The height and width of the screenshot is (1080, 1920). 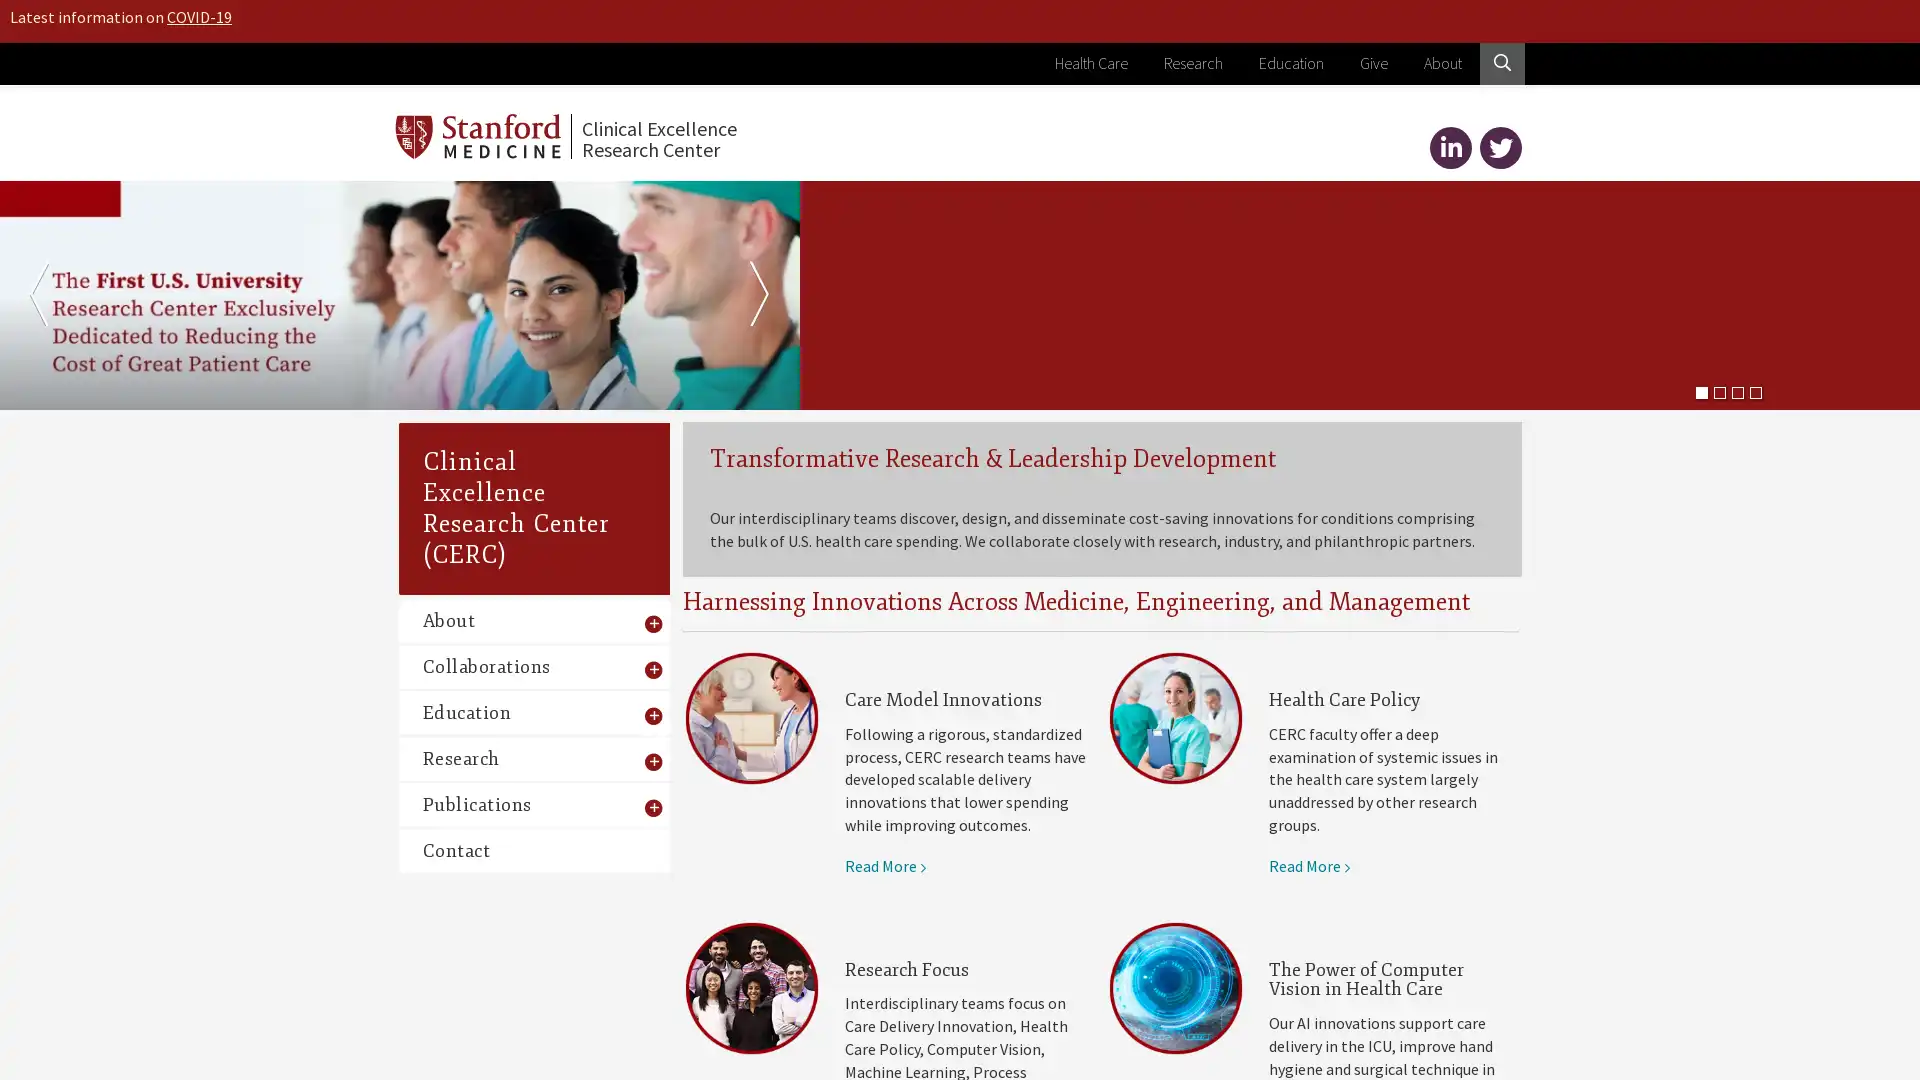 I want to click on Submit Search Query, so click(x=1478, y=186).